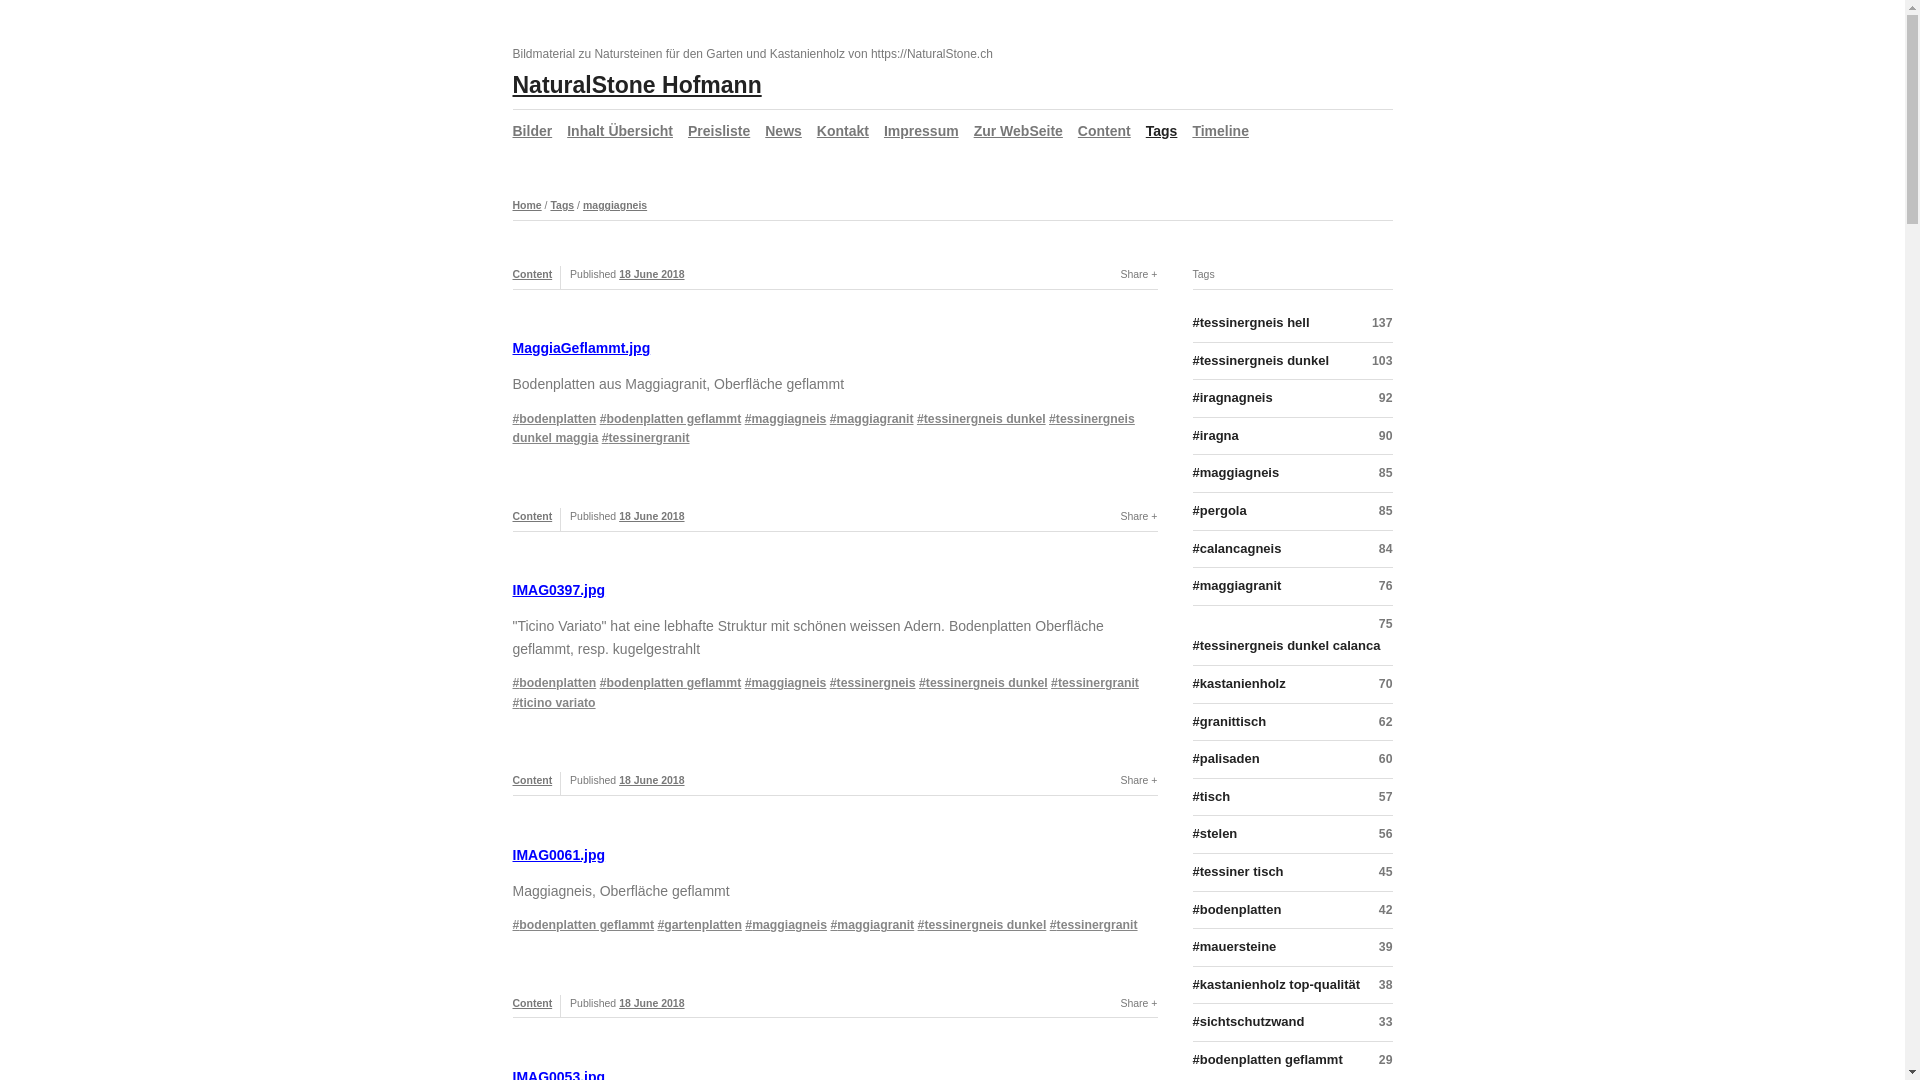 Image resolution: width=1920 pixels, height=1080 pixels. Describe the element at coordinates (1191, 326) in the screenshot. I see `'137` at that location.